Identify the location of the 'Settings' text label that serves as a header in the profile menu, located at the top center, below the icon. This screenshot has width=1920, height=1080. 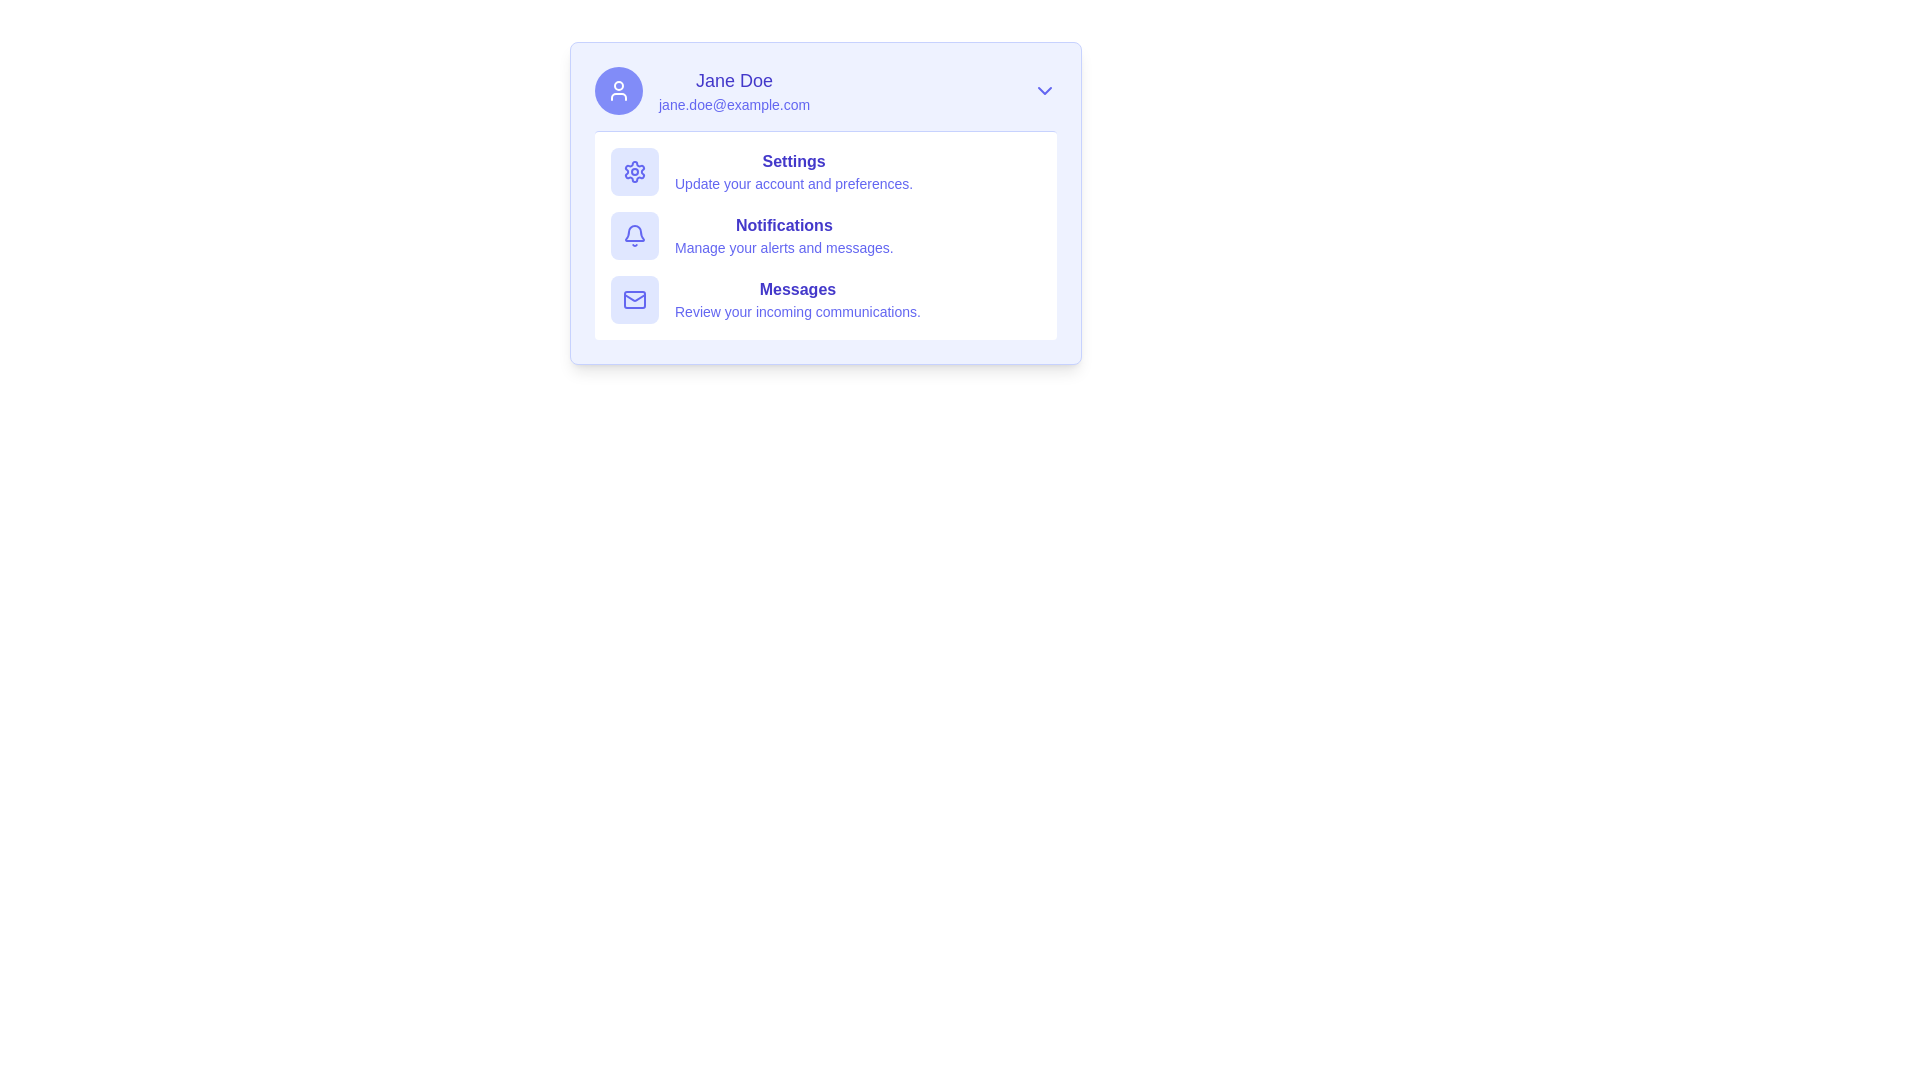
(793, 161).